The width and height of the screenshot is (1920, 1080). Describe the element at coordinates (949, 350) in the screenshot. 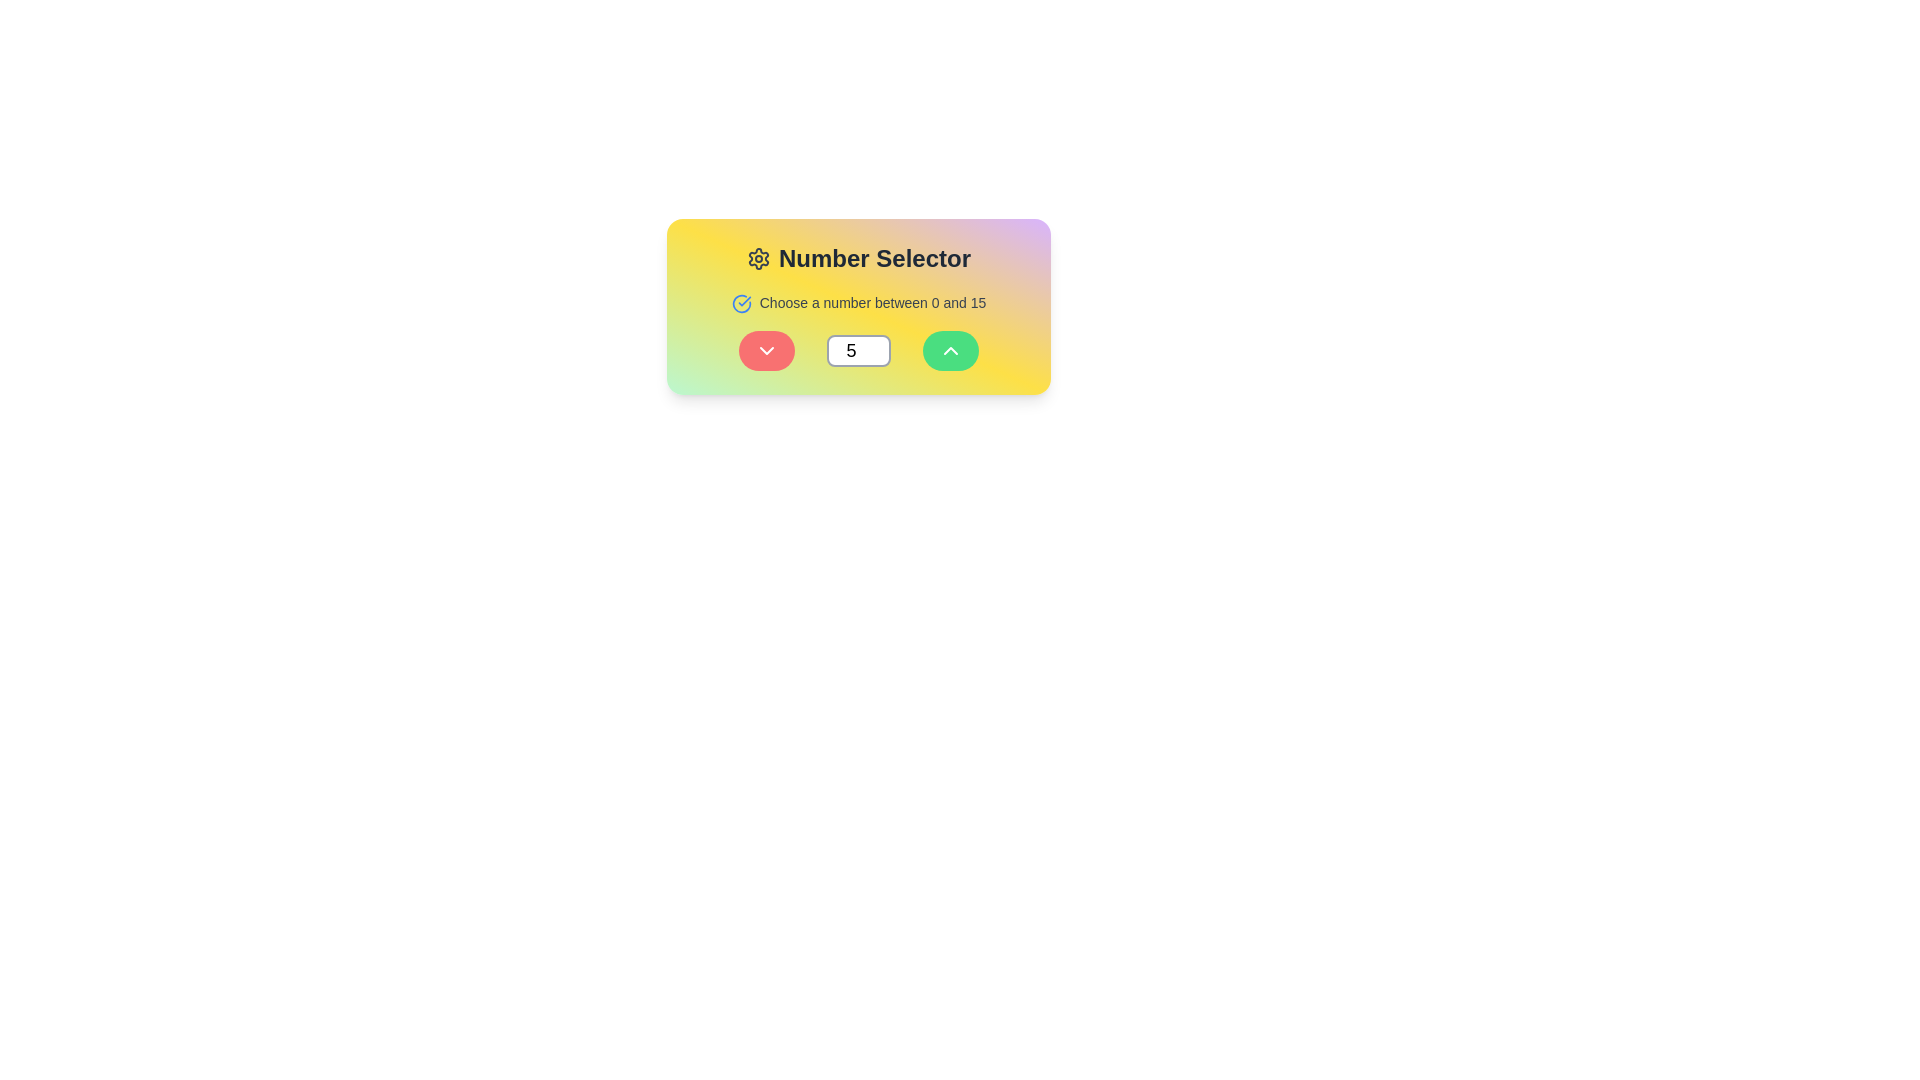

I see `the circular green button with a white upward-pointing chevron symbol to increment the numeric value` at that location.